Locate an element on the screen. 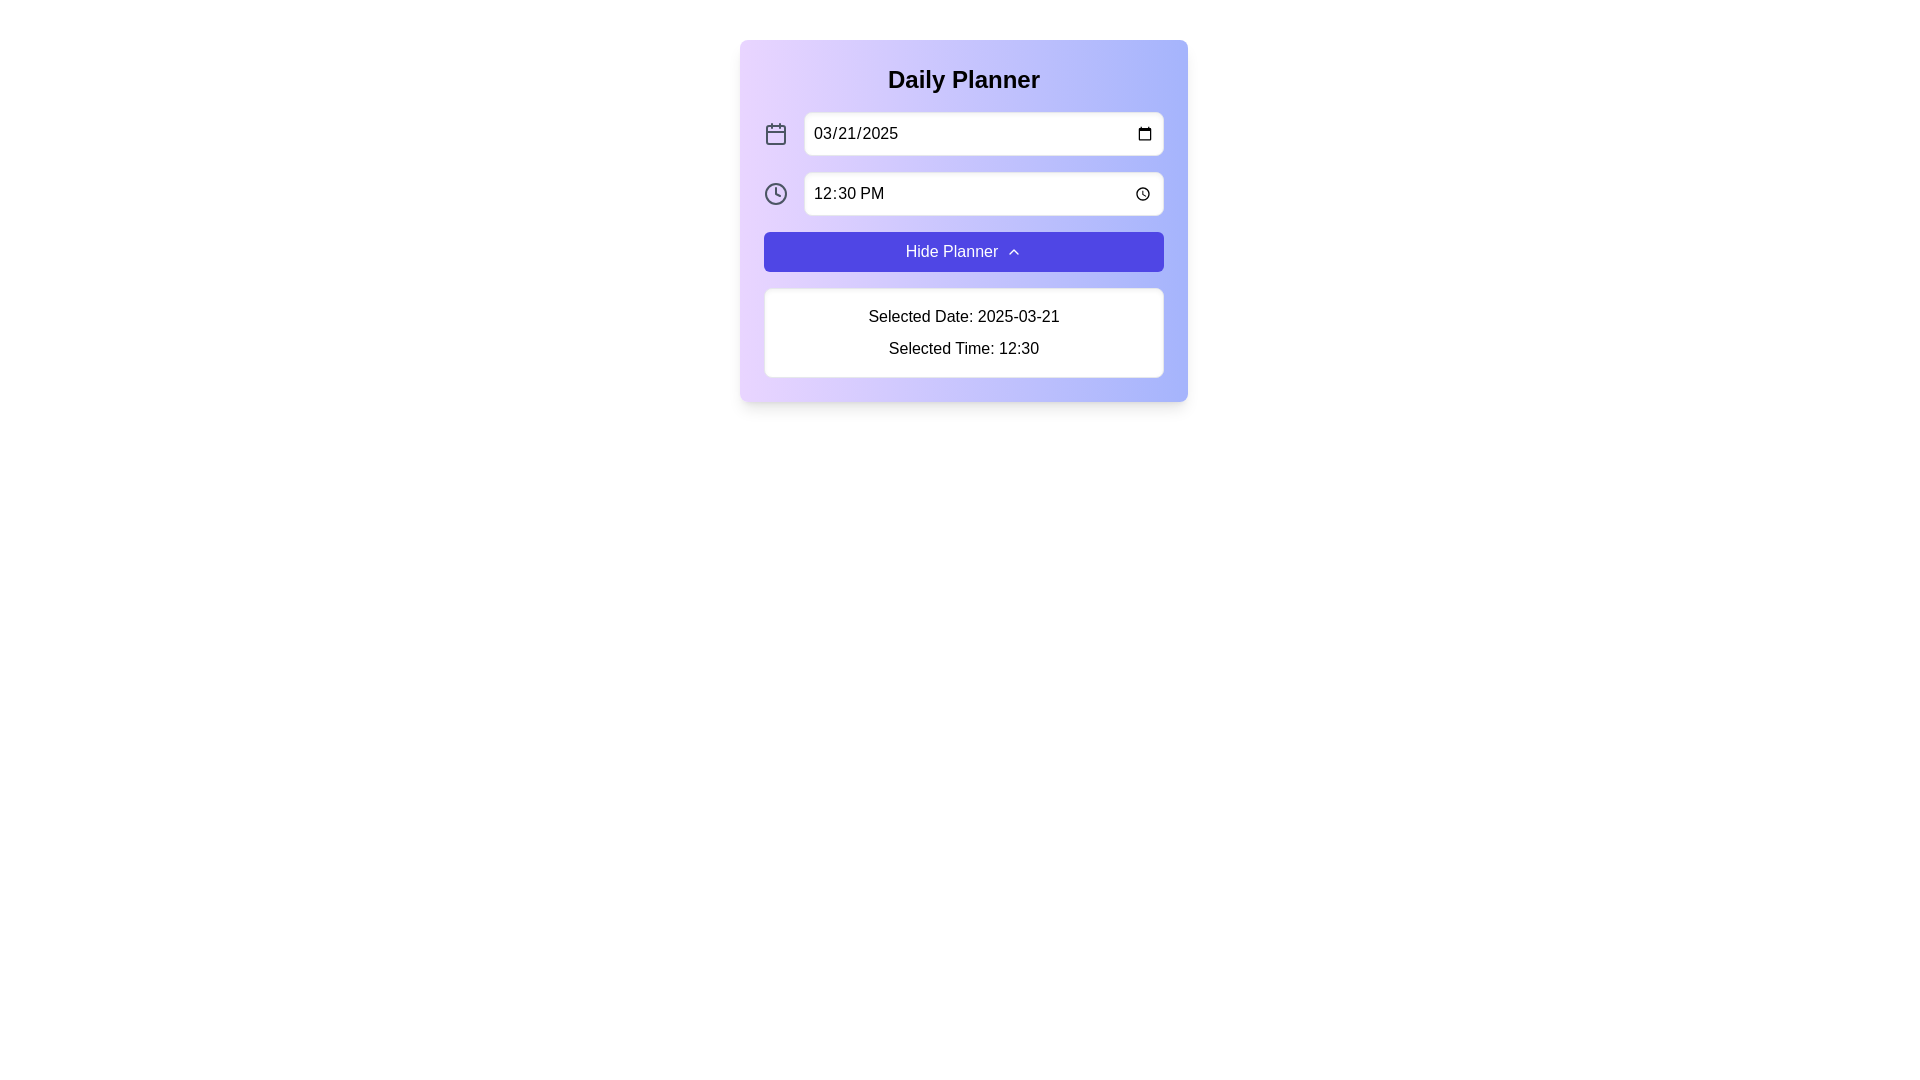 This screenshot has height=1080, width=1920. the Chevron-Up icon located within the 'Hide Planner' button is located at coordinates (1014, 250).